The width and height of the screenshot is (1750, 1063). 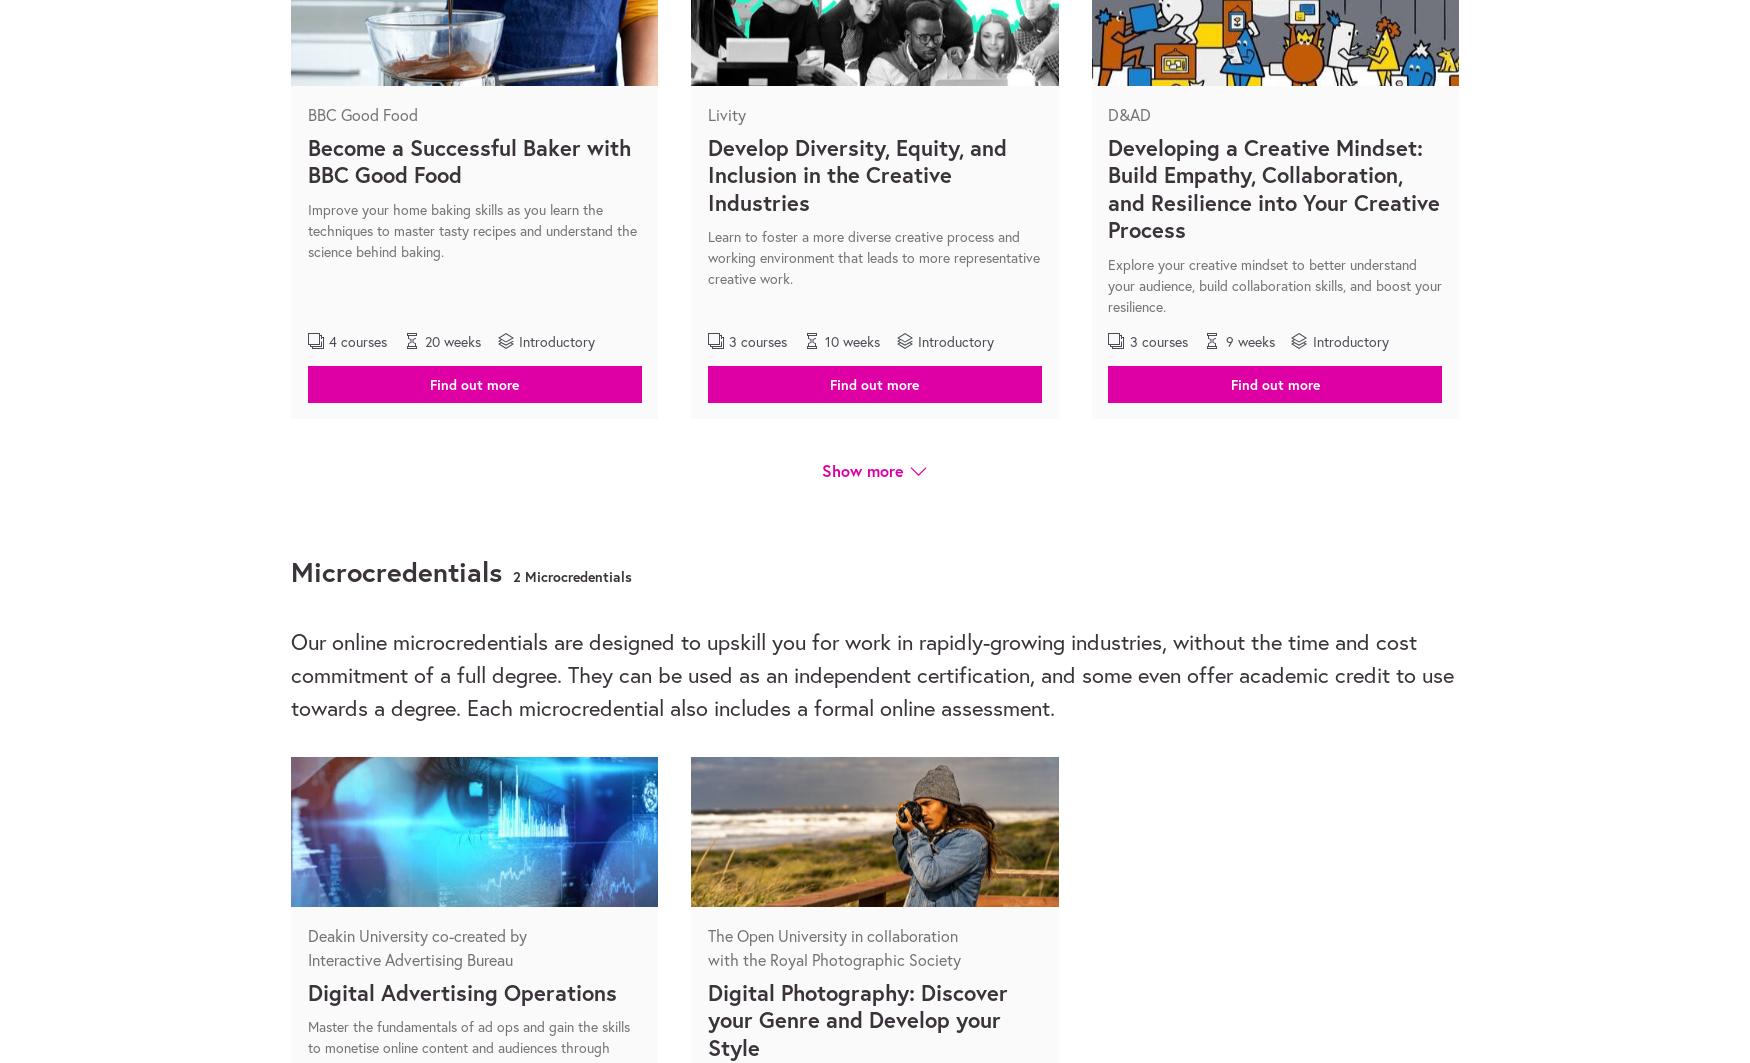 I want to click on 'The Open University in collaboration with the Royal Photographic Society', so click(x=833, y=945).